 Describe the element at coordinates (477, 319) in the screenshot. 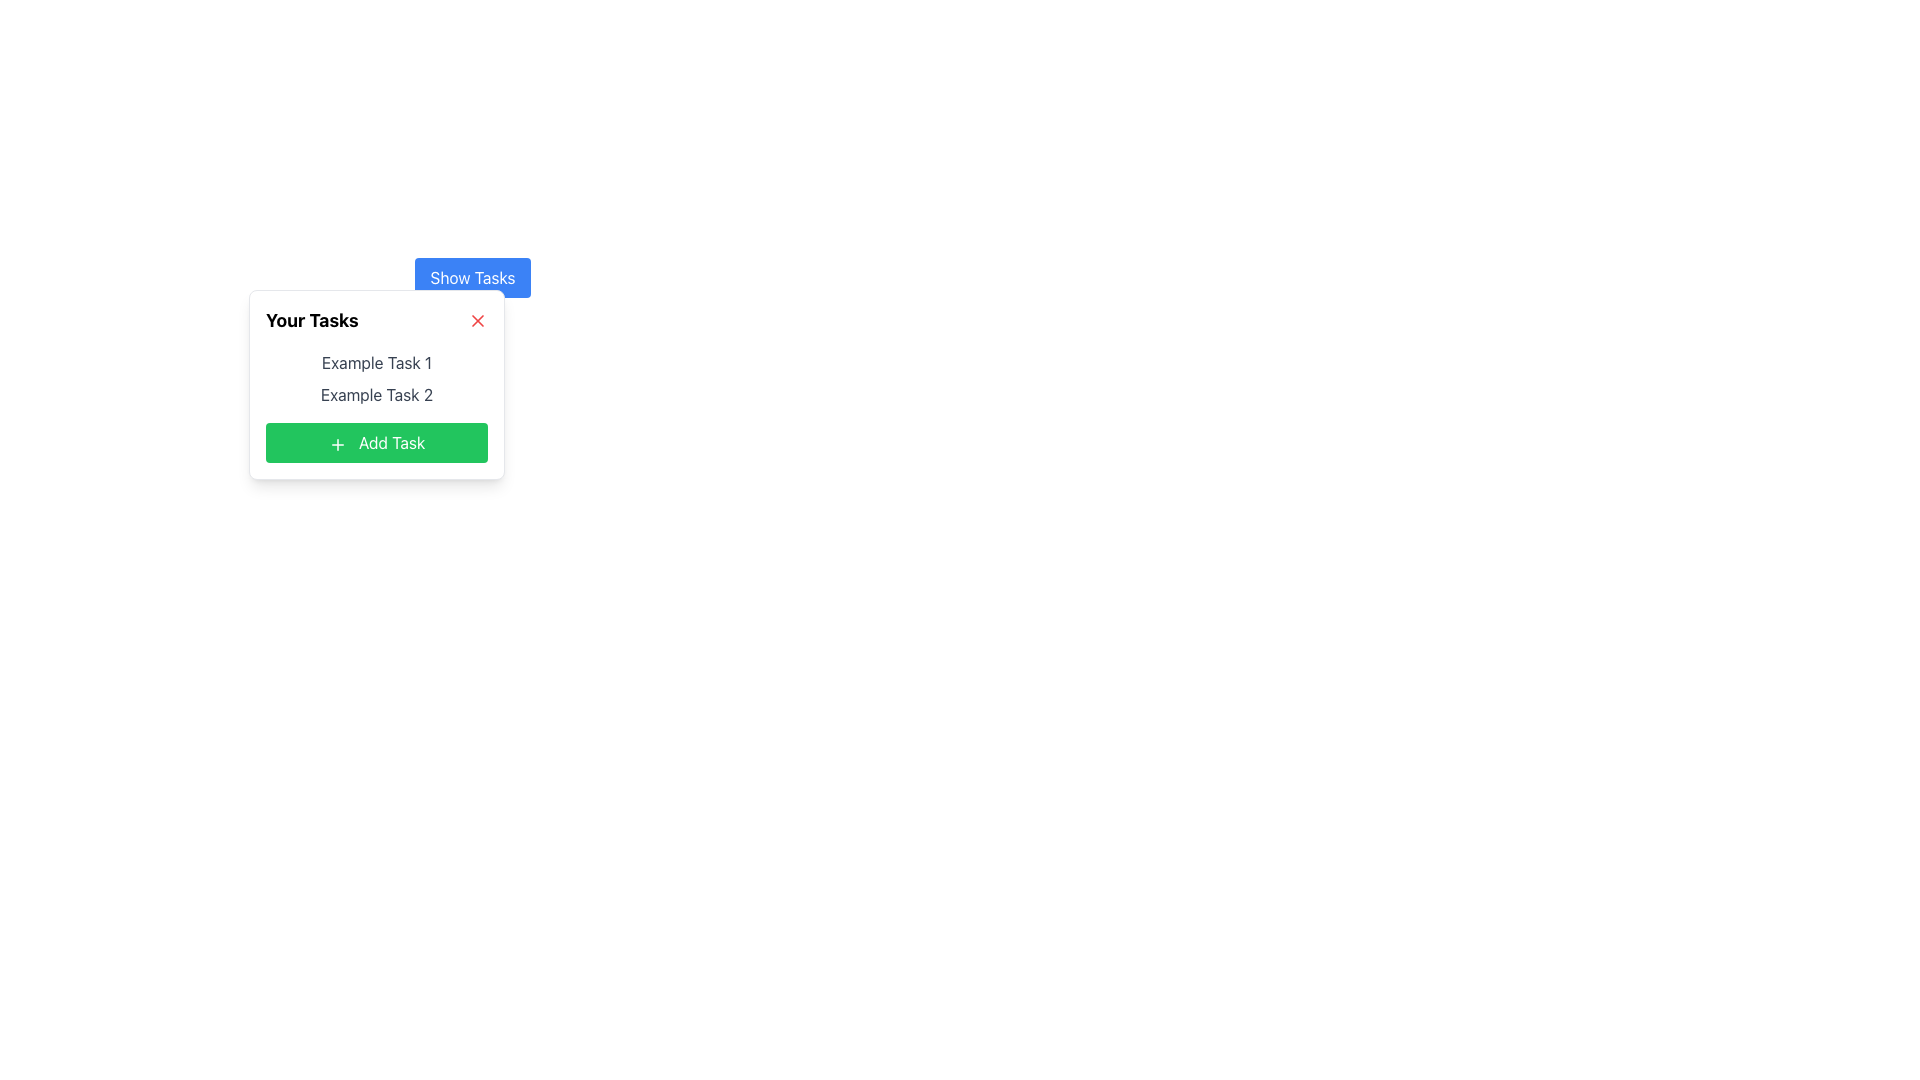

I see `the small interactive red 'X' icon located in the top-right corner of the 'Your Tasks' panel for feedback` at that location.